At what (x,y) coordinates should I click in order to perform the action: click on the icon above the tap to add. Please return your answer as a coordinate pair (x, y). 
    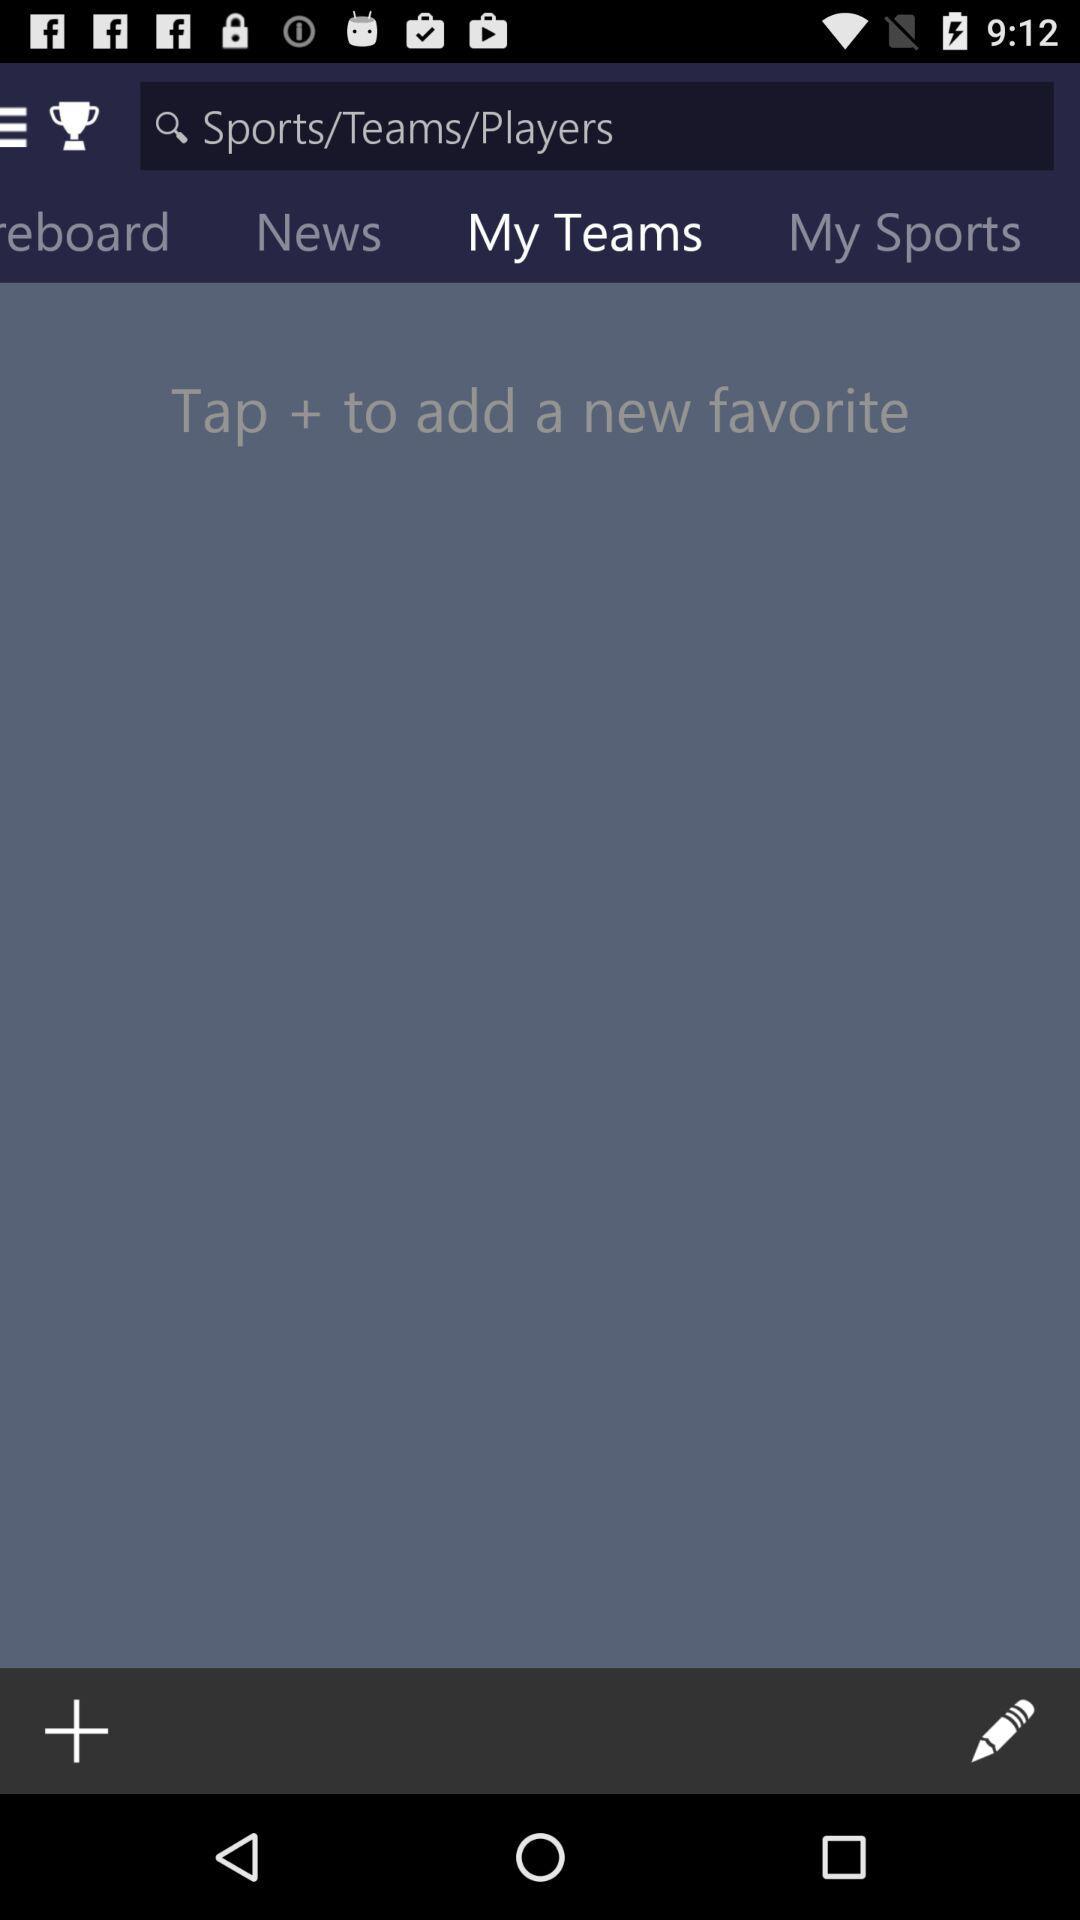
    Looking at the image, I should click on (333, 235).